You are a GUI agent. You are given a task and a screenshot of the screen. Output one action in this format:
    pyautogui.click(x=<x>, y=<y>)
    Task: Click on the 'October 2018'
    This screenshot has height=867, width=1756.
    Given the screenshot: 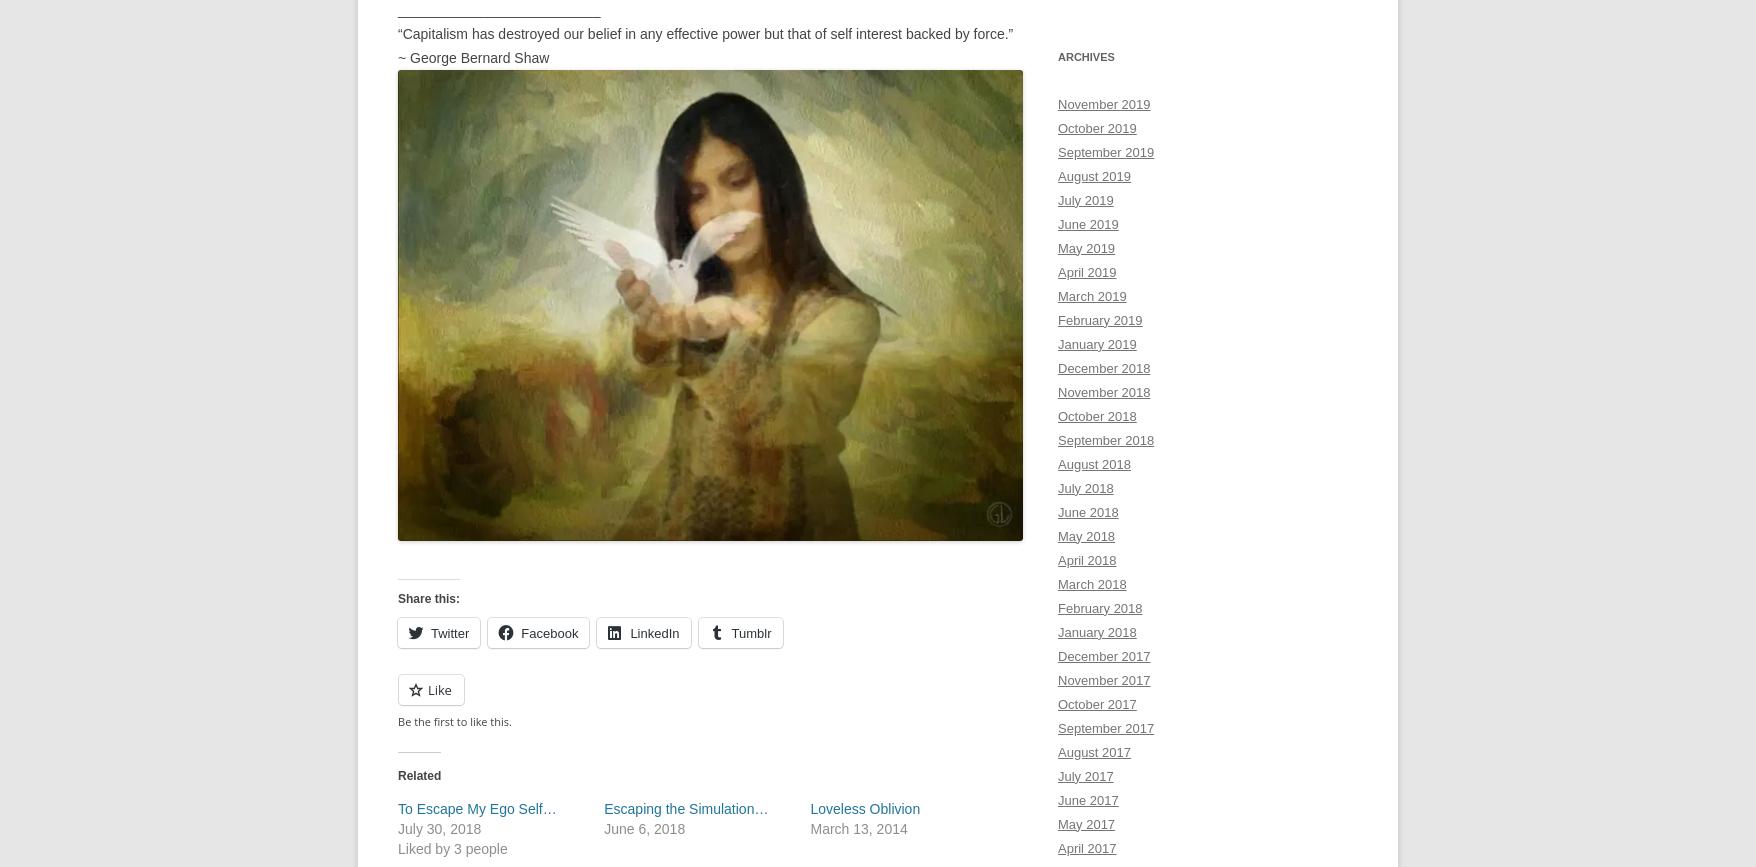 What is the action you would take?
    pyautogui.click(x=1095, y=415)
    